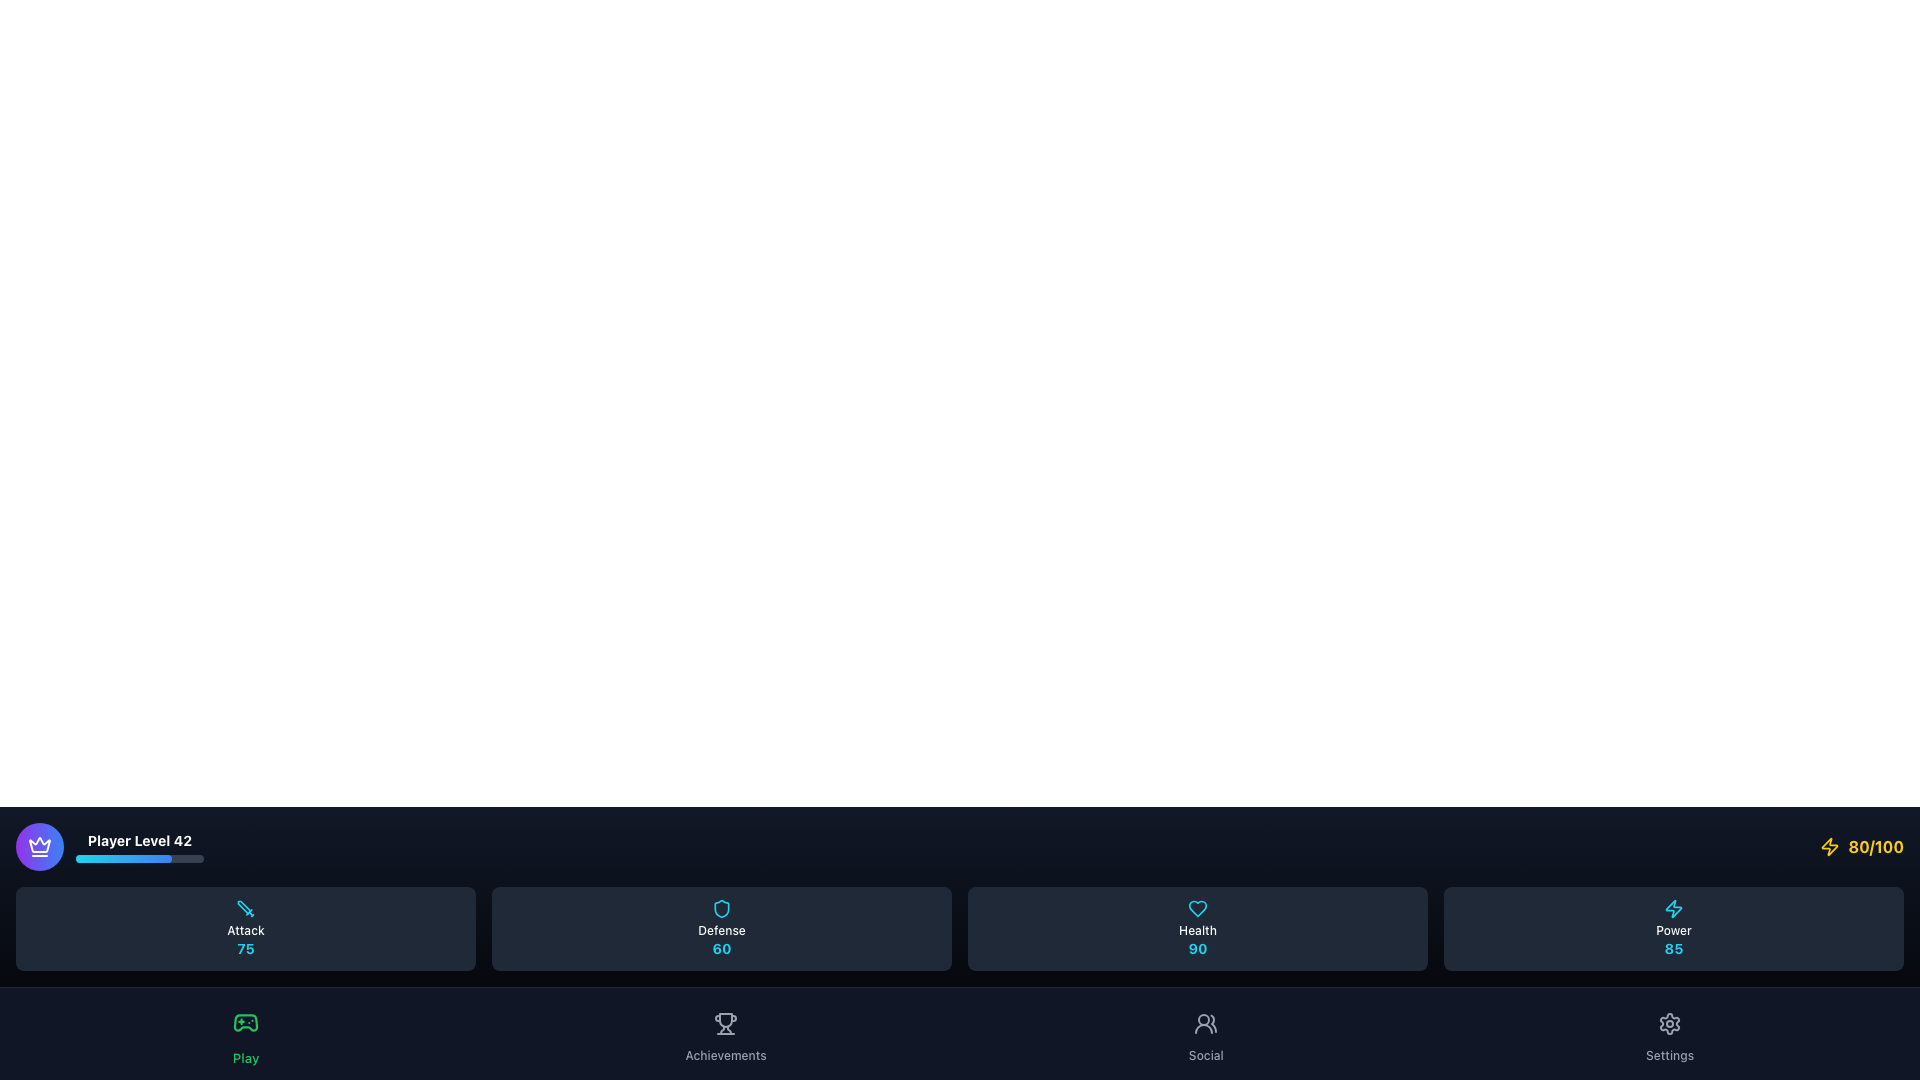 This screenshot has height=1080, width=1920. Describe the element at coordinates (1198, 909) in the screenshot. I see `the heart icon representing 'Health', which indicates the health status and is located above the textual components 'Health' and '90'` at that location.